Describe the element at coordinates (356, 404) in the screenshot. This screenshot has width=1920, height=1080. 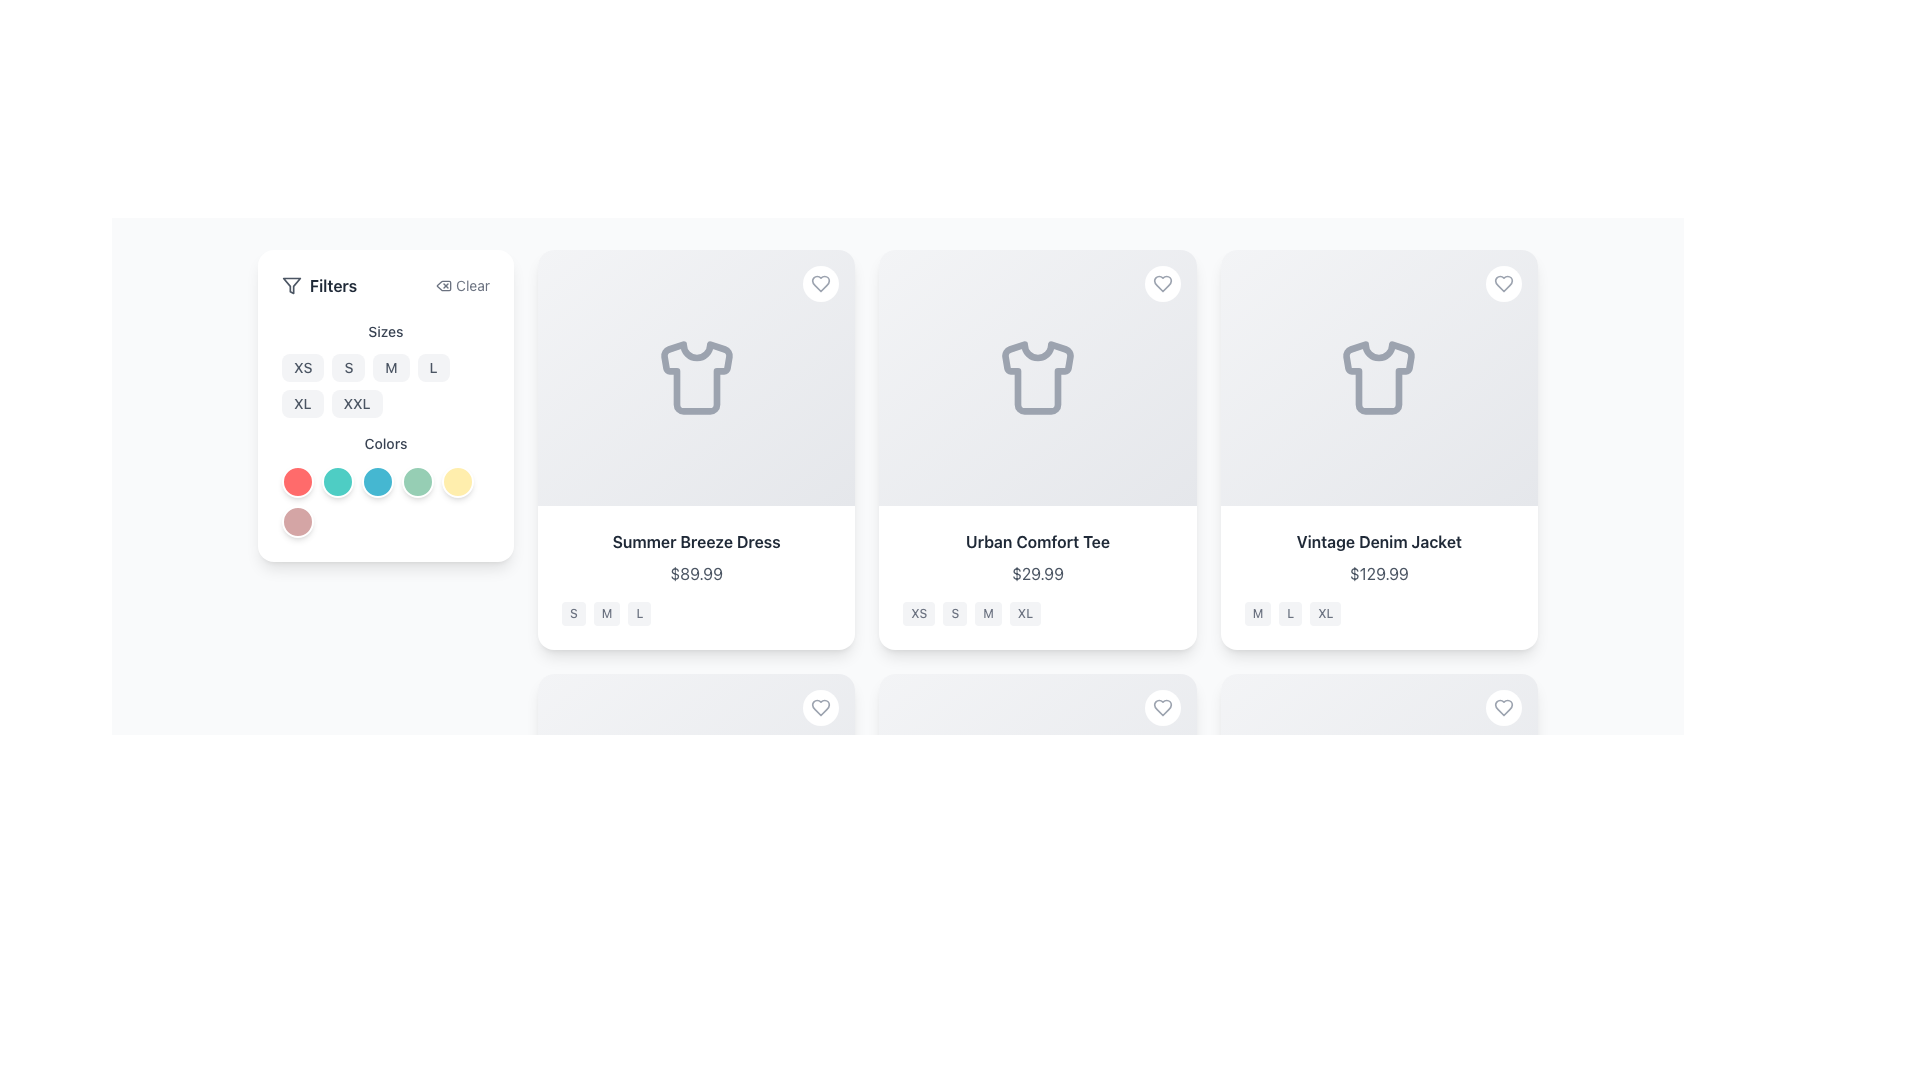
I see `the XXL size filter button located beneath the 'Sizes' header` at that location.